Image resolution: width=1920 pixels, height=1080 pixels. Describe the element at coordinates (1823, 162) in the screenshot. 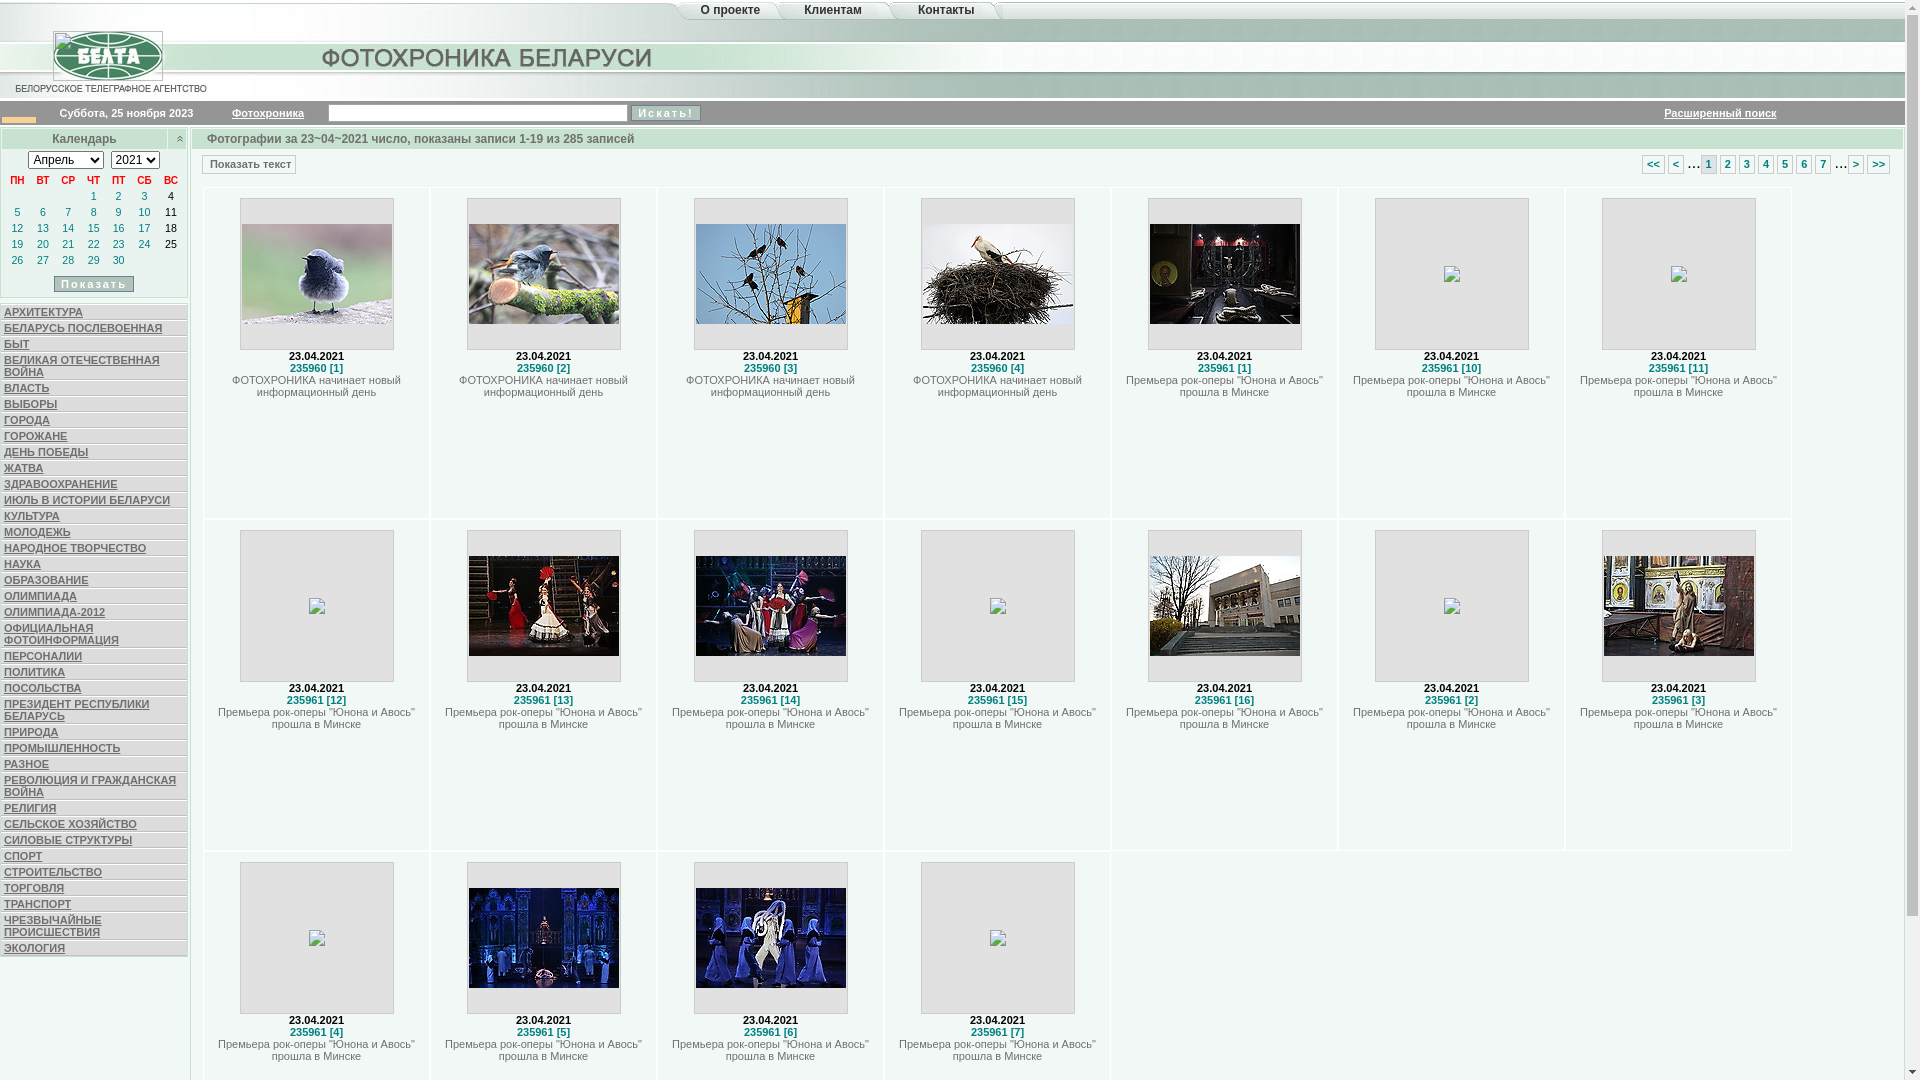

I see `'7'` at that location.